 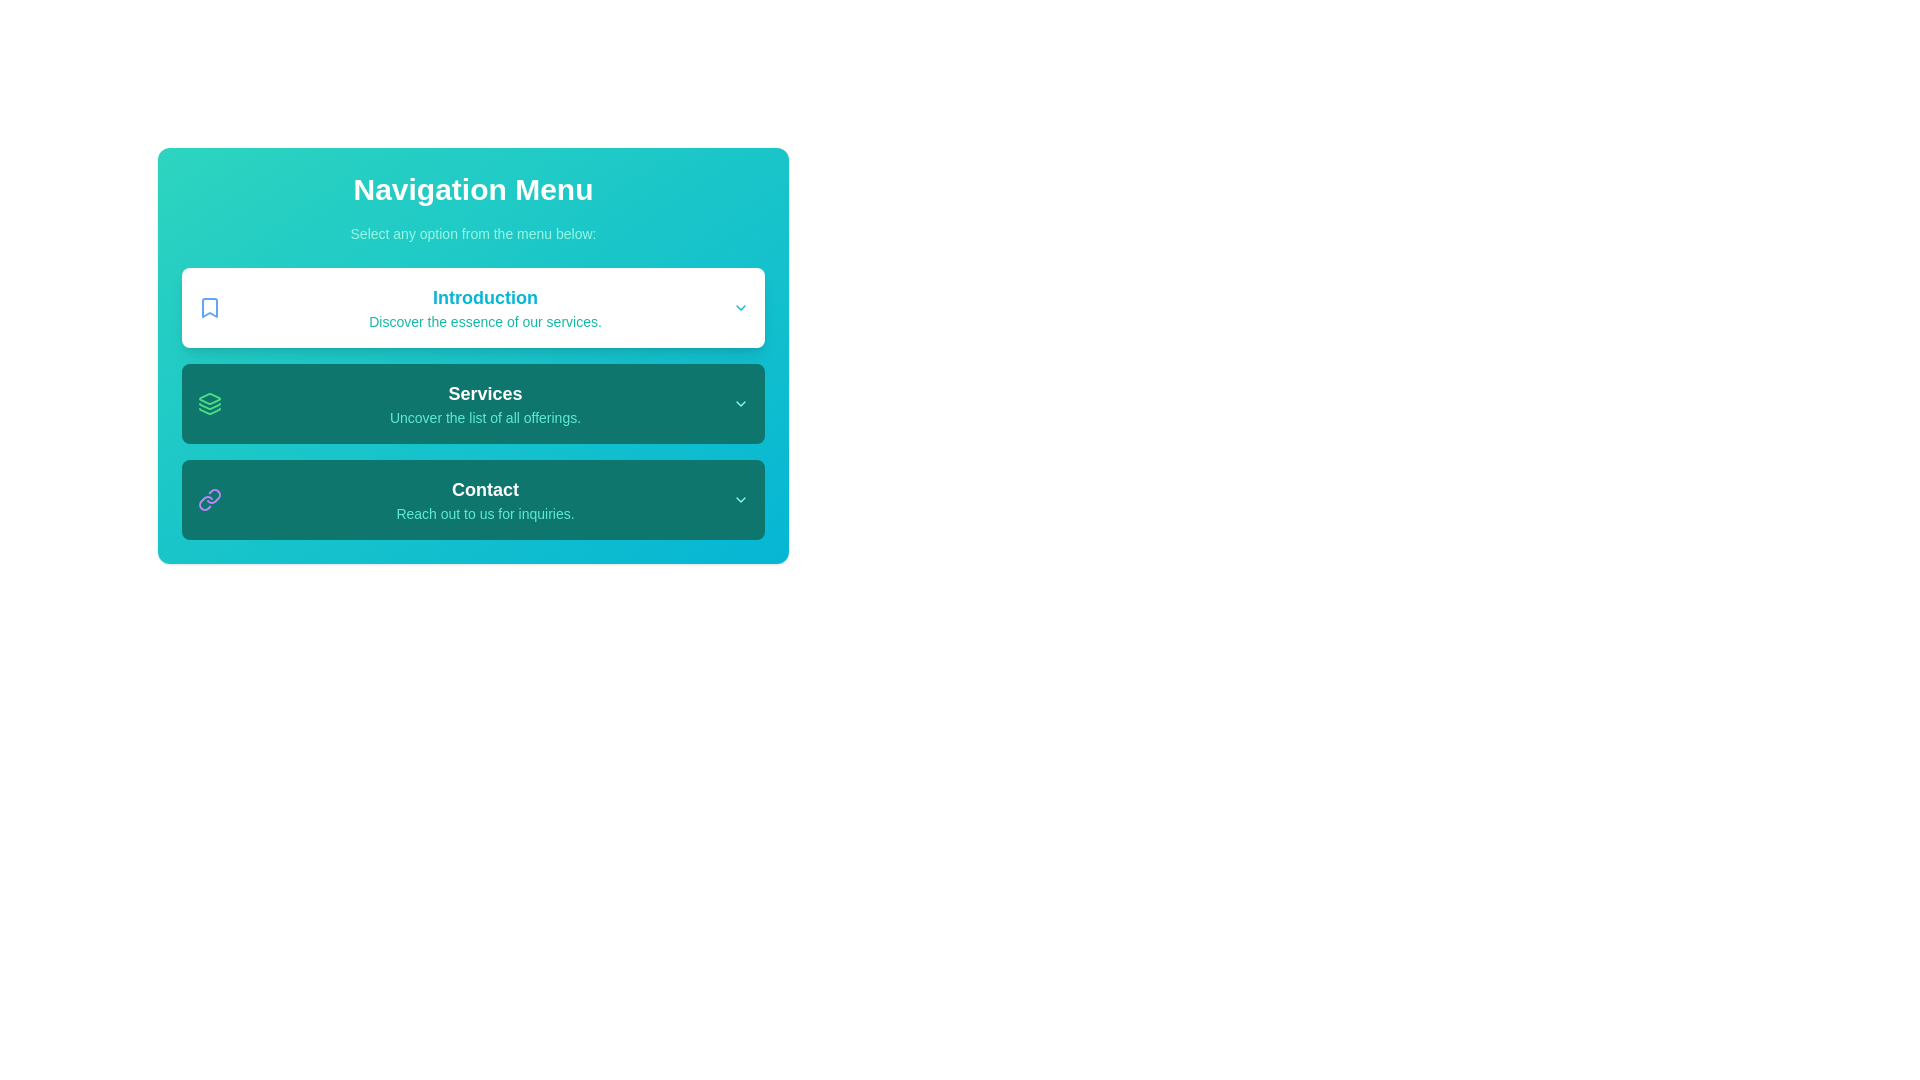 I want to click on the downward chevron icon on the far right side of the 'Introduction' section, so click(x=739, y=308).